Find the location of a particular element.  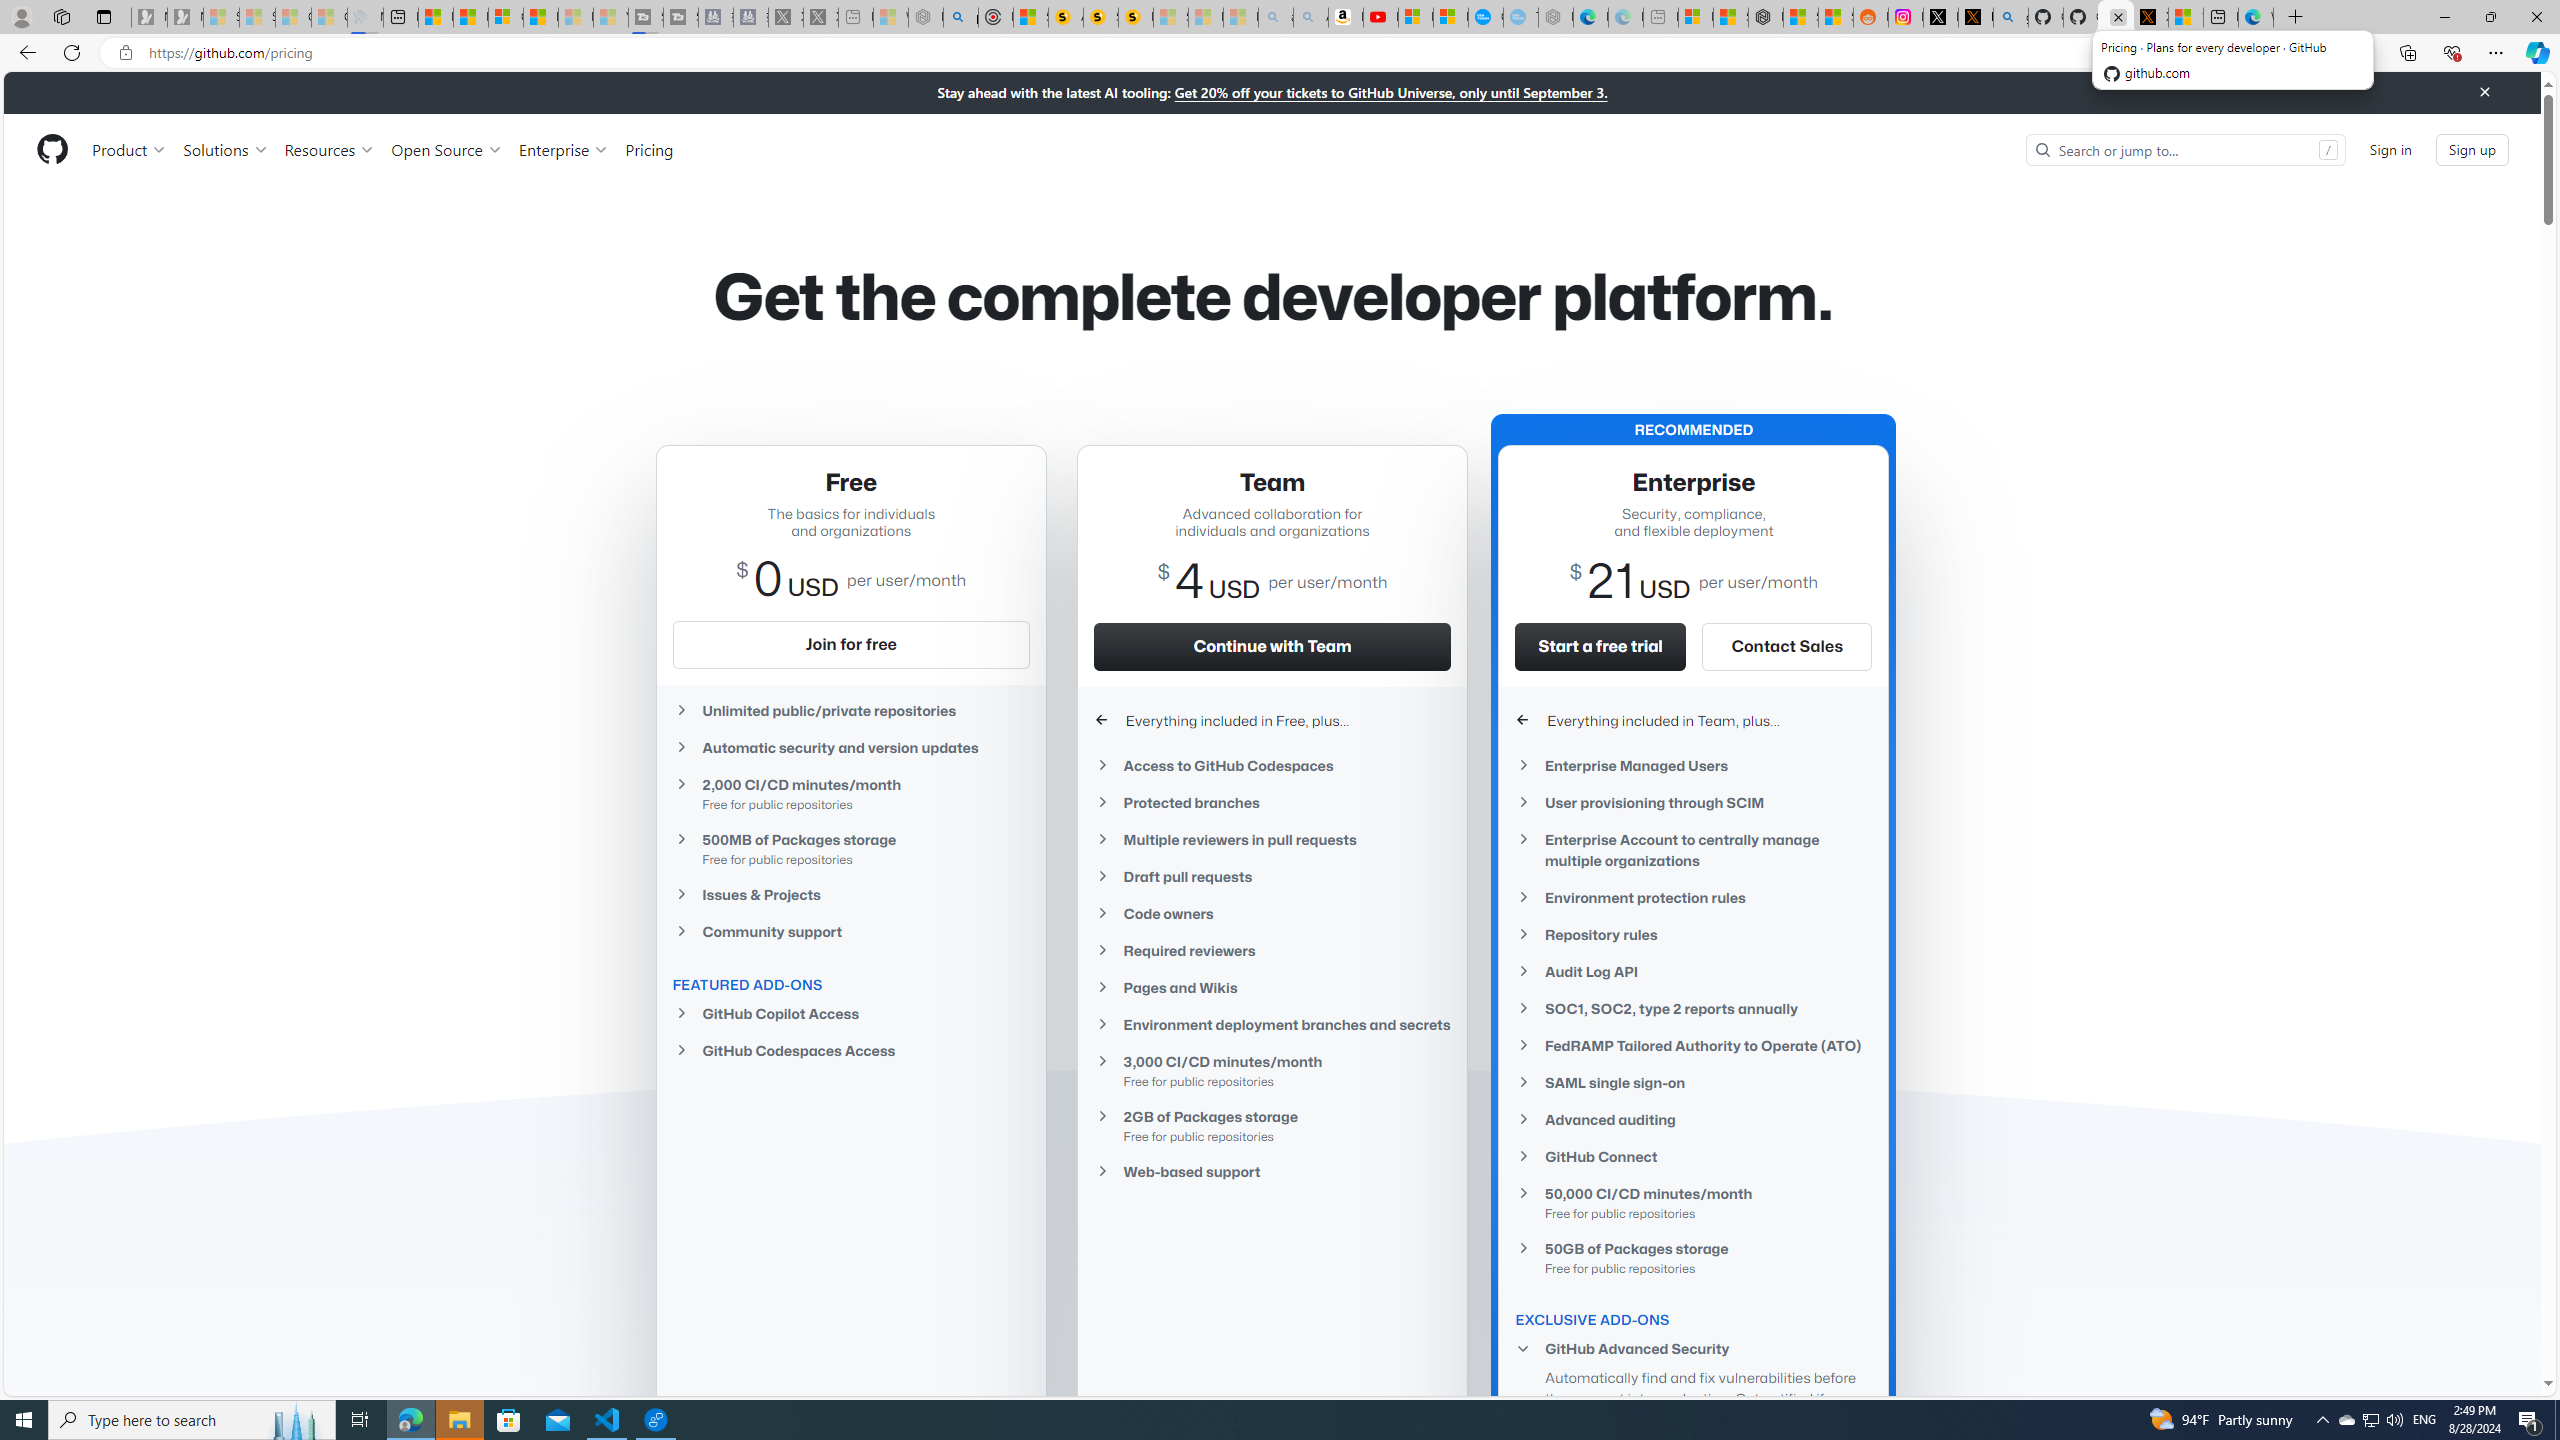

'Day 1: Arriving in Yemen (surreal to be here) - YouTube' is located at coordinates (1381, 16).